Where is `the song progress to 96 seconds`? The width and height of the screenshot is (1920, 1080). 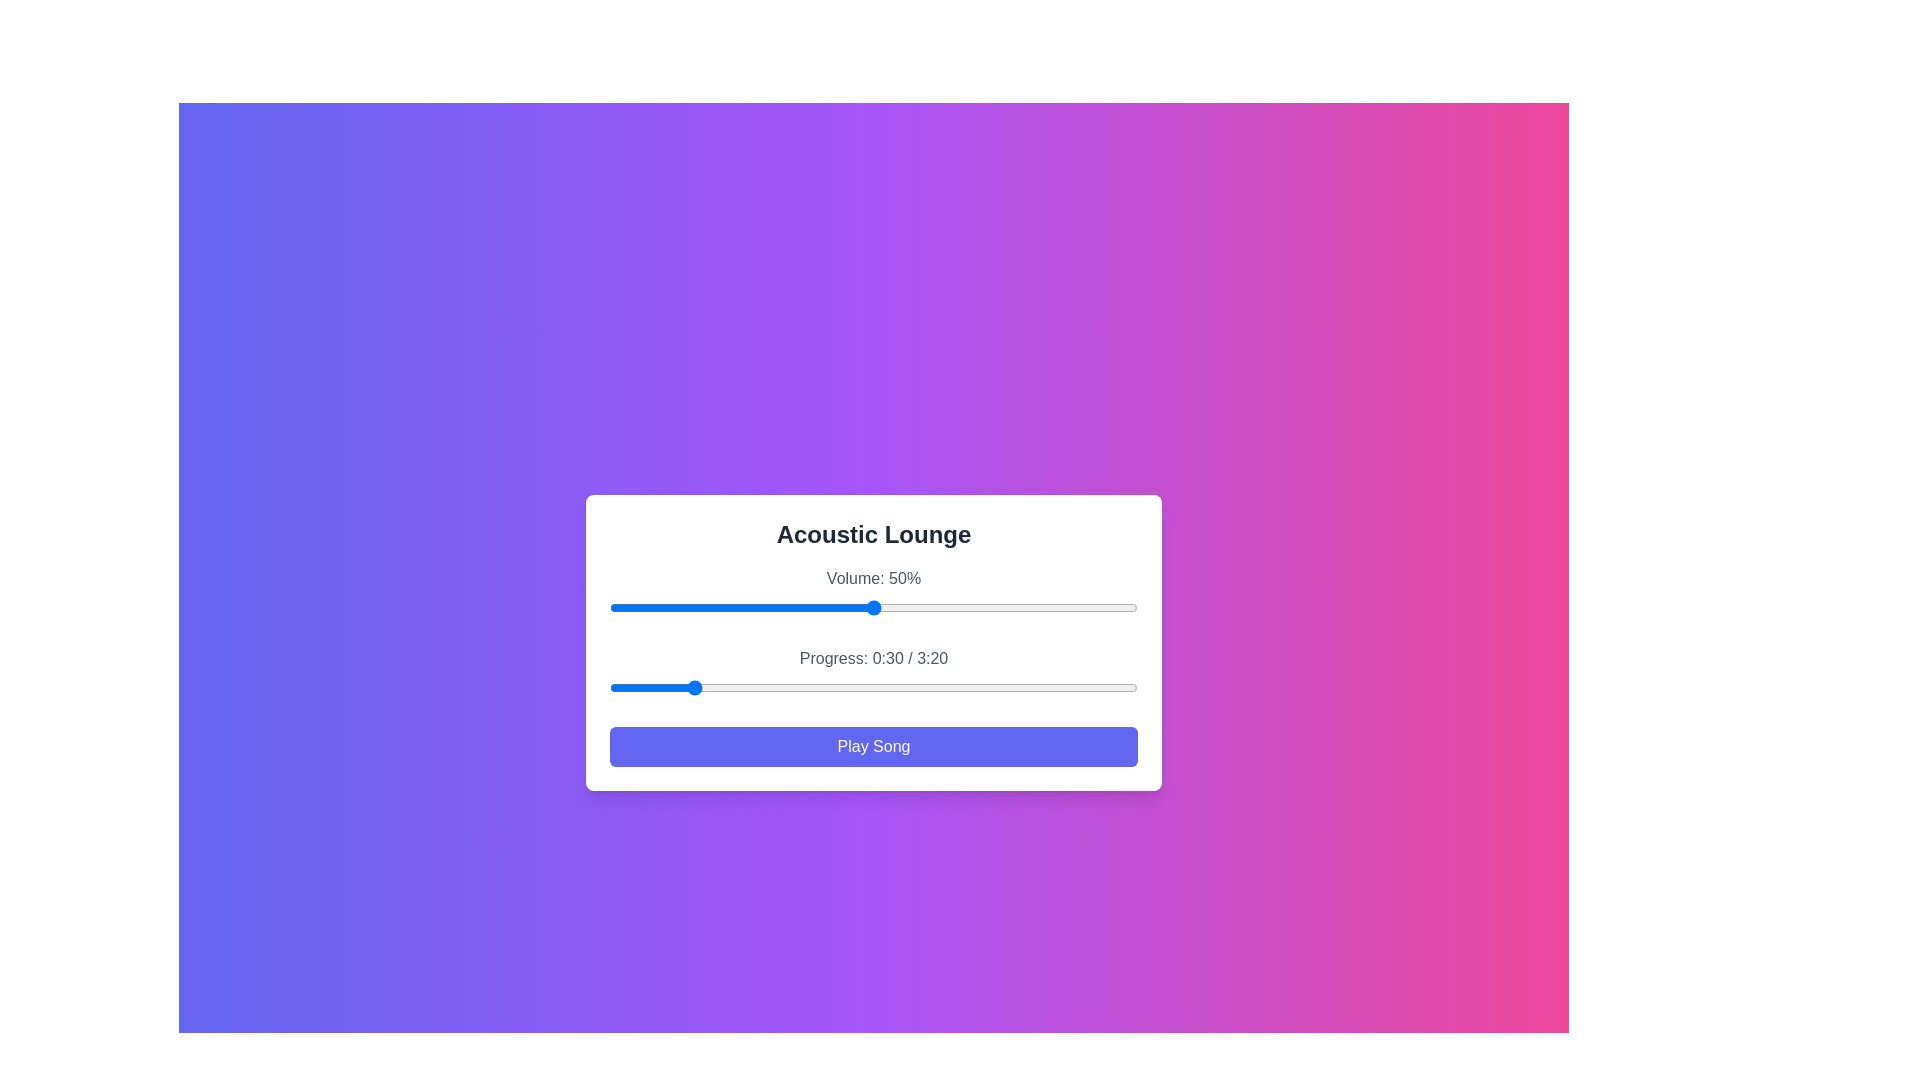
the song progress to 96 seconds is located at coordinates (863, 686).